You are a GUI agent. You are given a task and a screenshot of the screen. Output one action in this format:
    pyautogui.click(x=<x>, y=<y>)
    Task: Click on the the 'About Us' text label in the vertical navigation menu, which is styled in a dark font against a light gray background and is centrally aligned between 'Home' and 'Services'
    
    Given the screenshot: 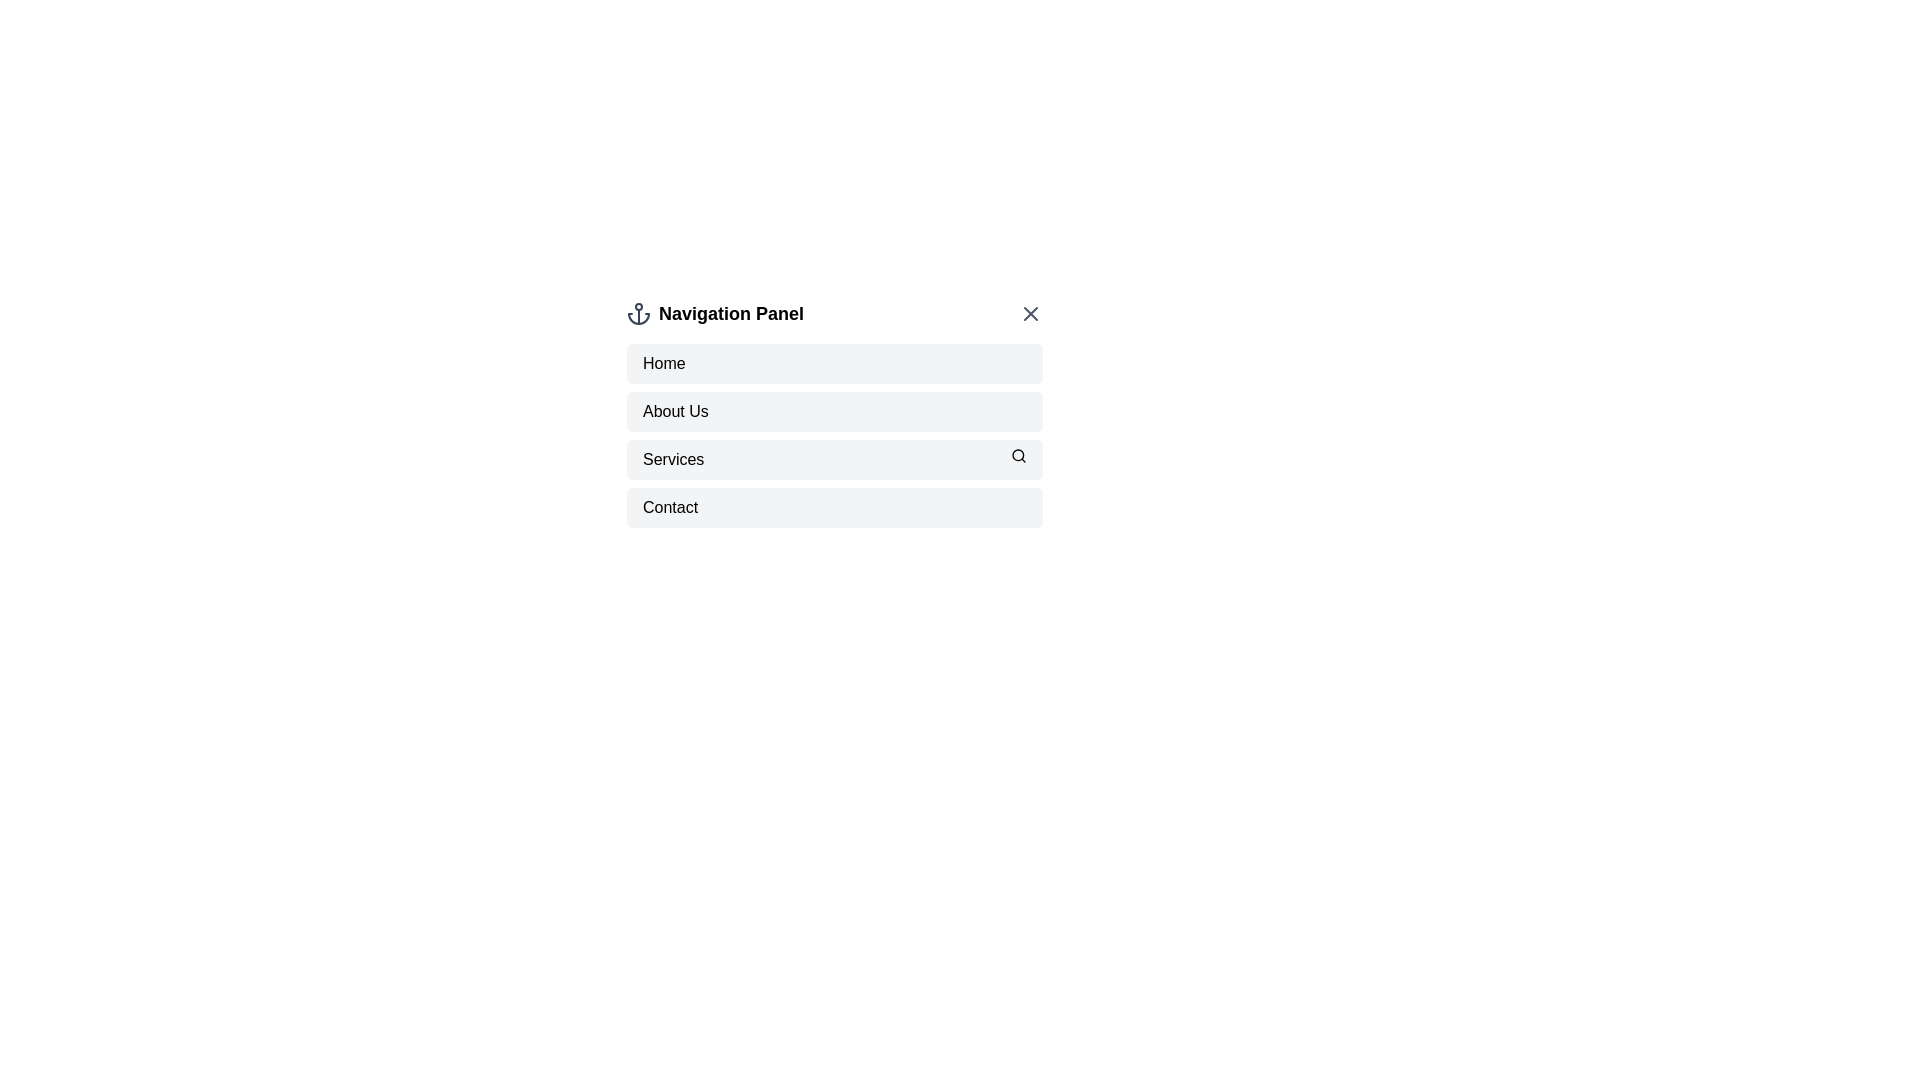 What is the action you would take?
    pyautogui.click(x=675, y=411)
    